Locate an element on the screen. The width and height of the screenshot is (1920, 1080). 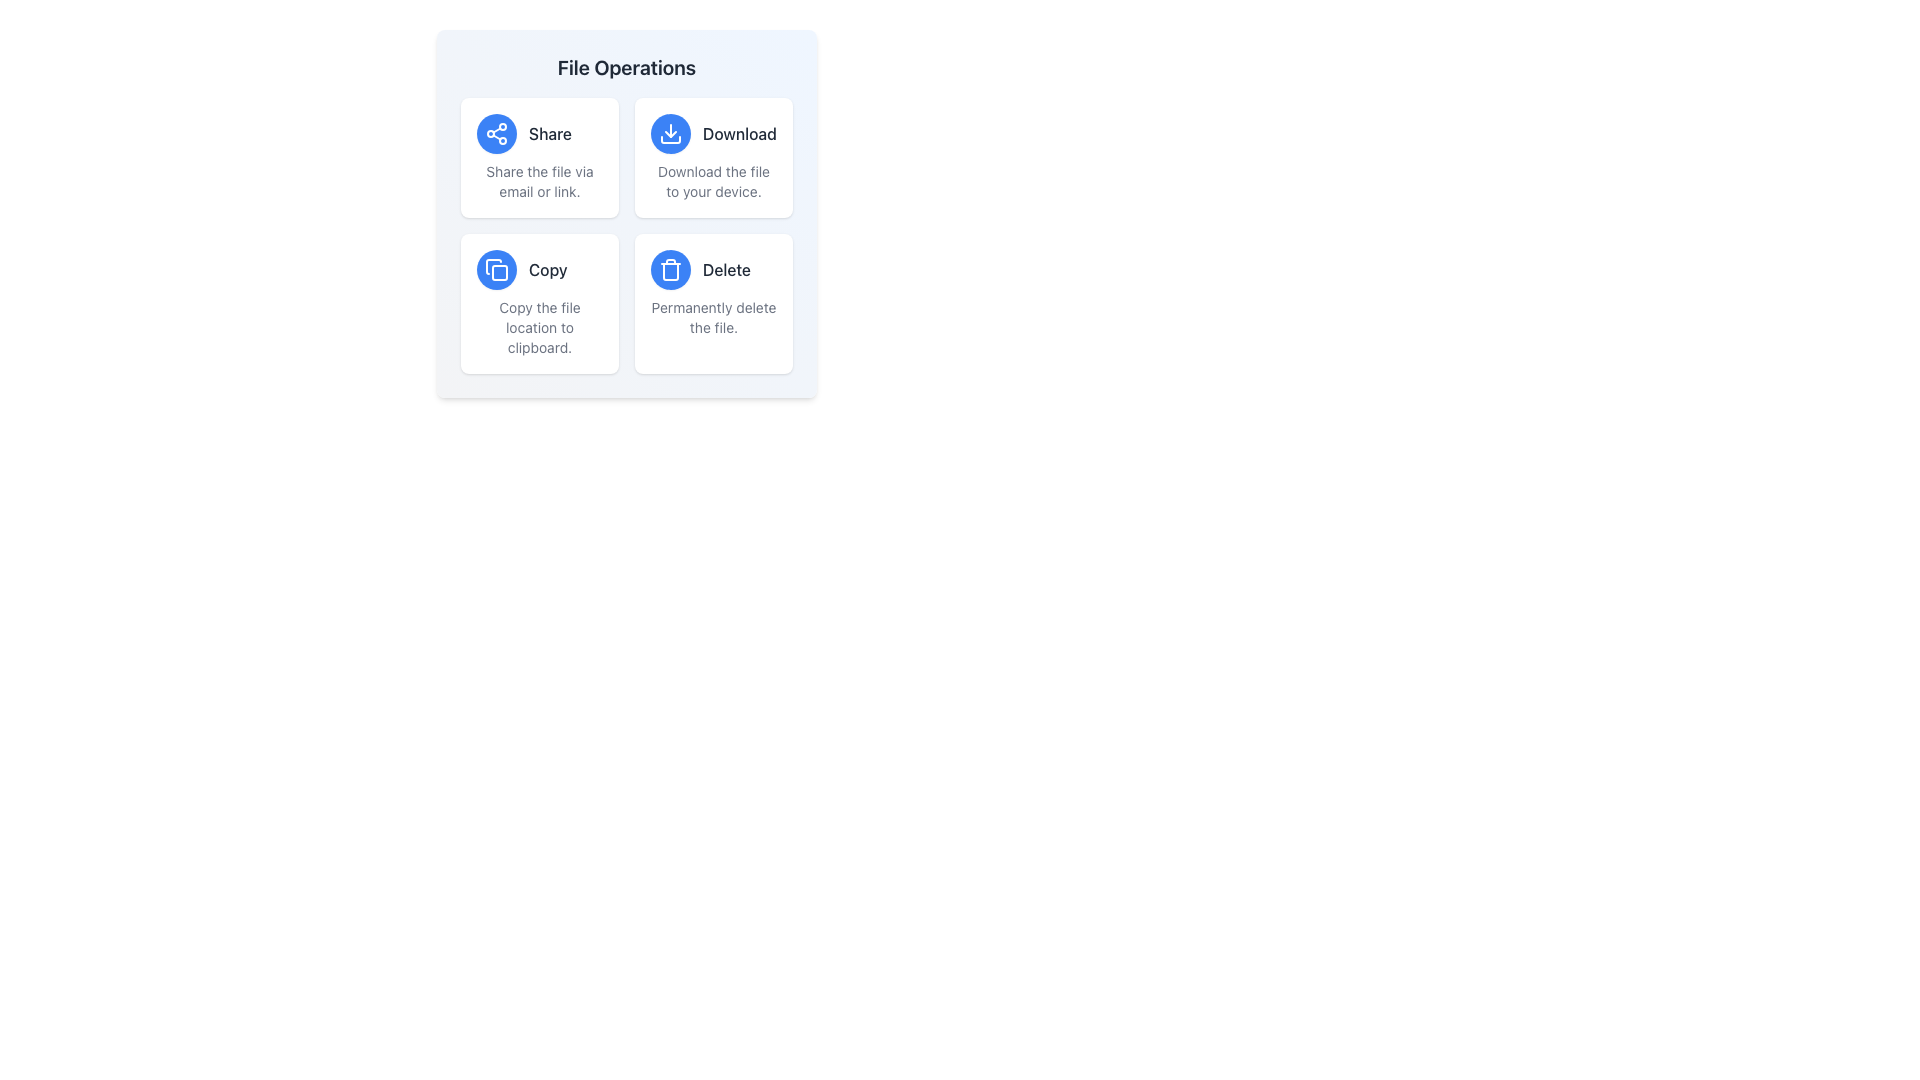
the 'Copy' button located in the bottom-left segment of the 'File Operations' grid is located at coordinates (497, 270).